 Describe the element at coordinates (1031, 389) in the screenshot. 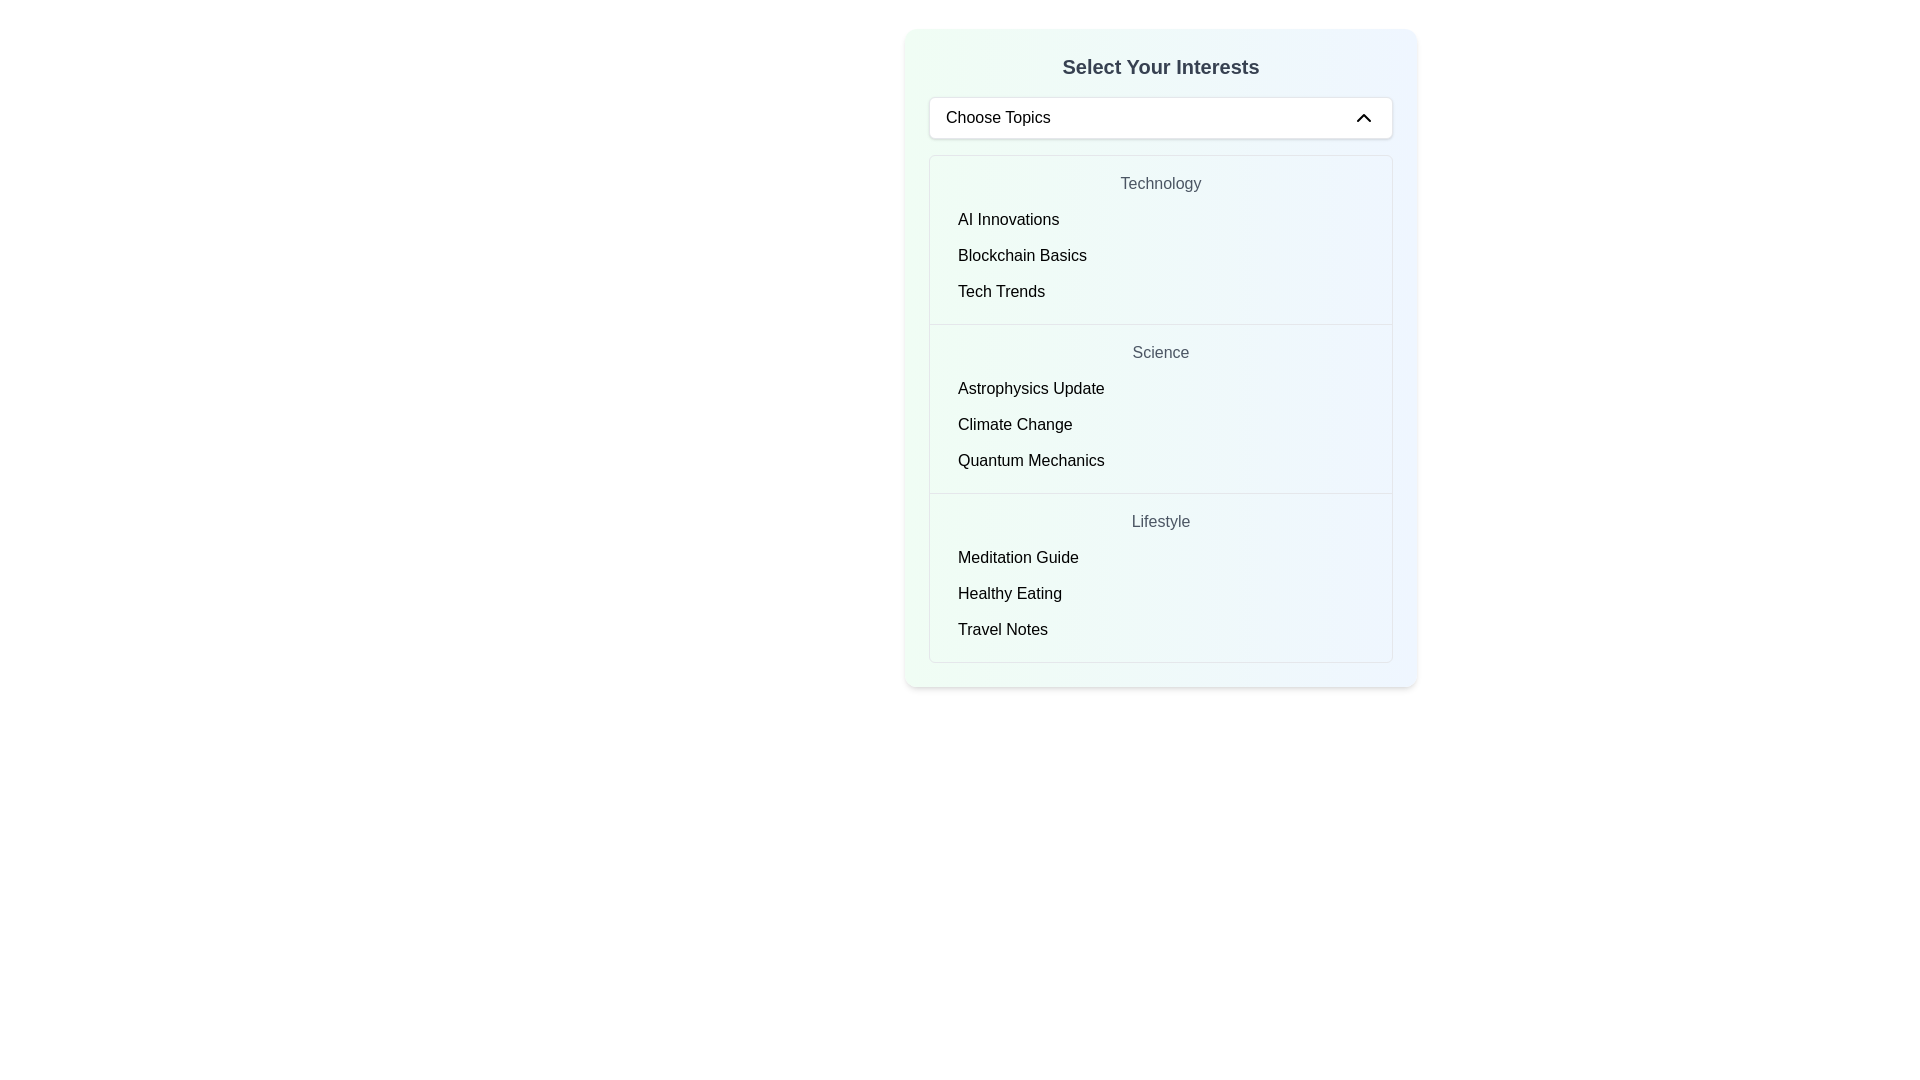

I see `the text label for the 'Science' category, which is the first option under 'Select Your Interests' following the 'Technology' section` at that location.